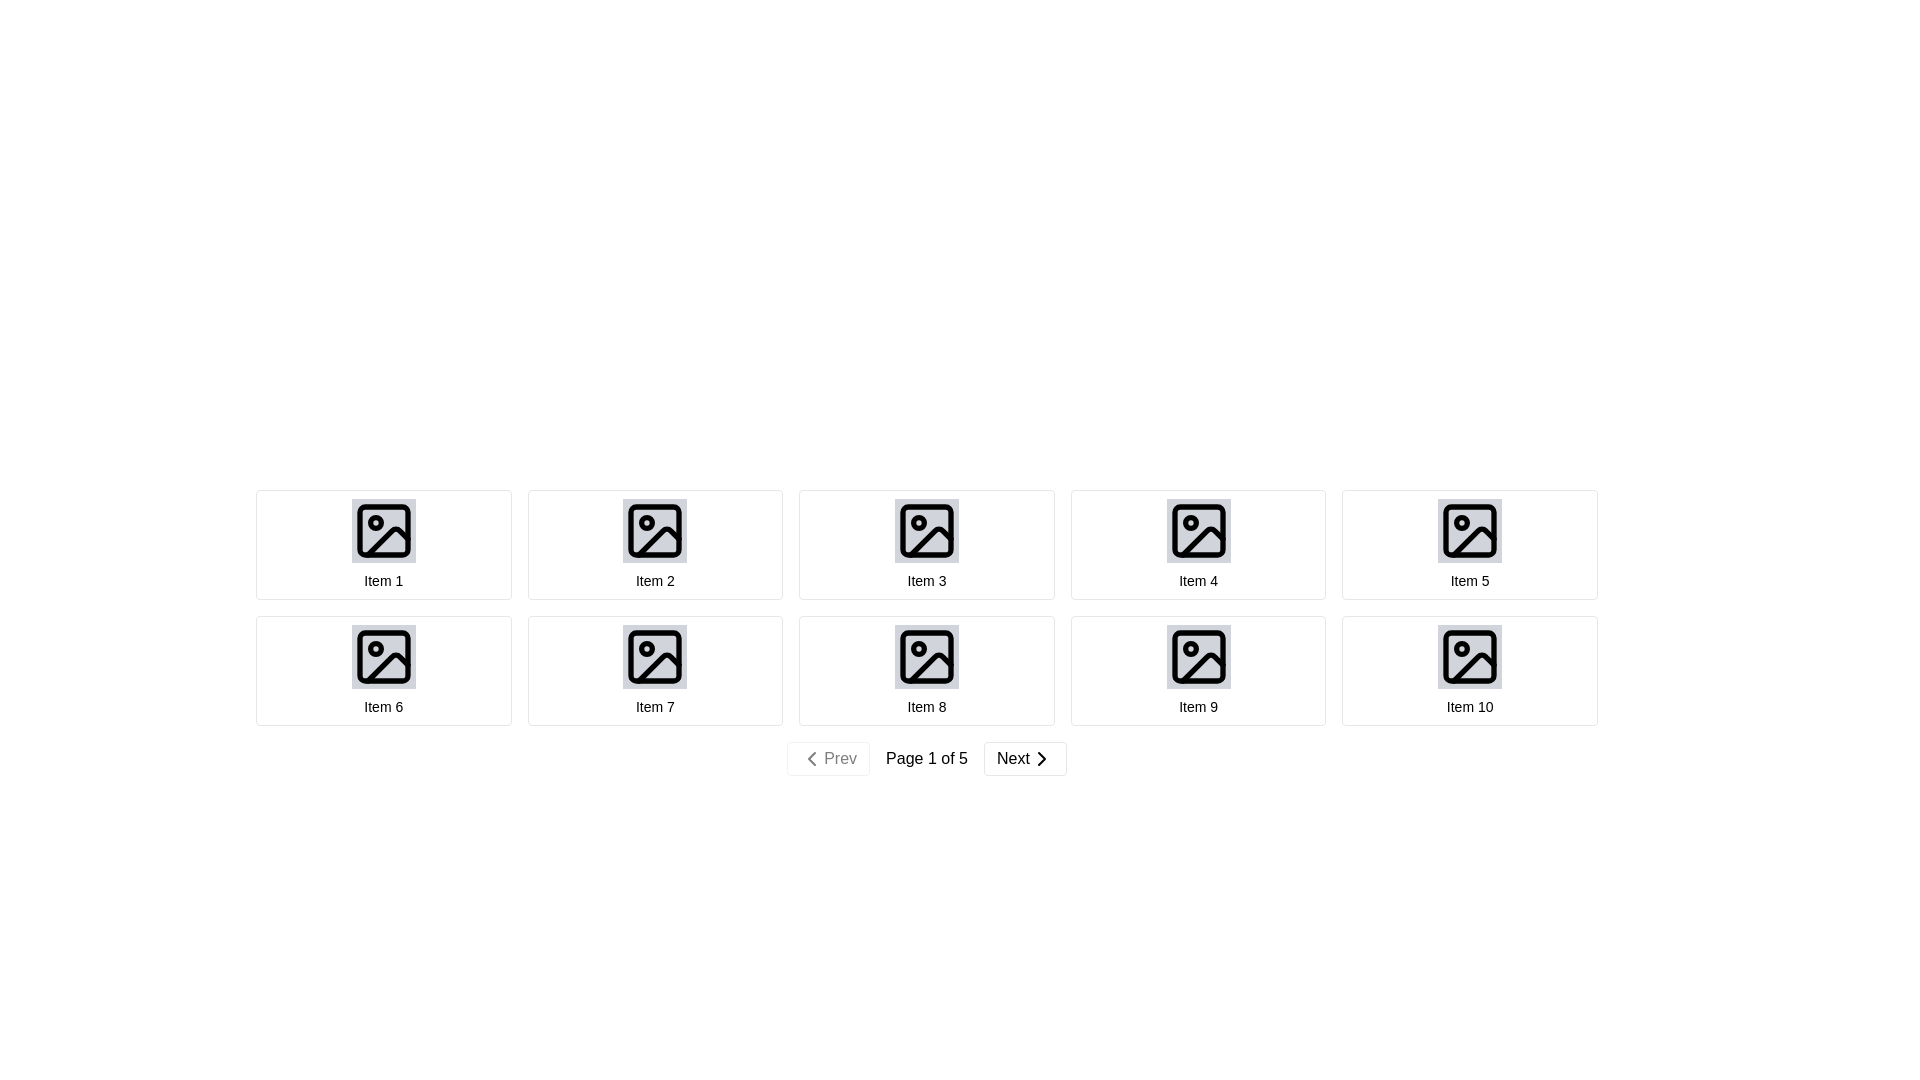 The width and height of the screenshot is (1920, 1080). What do you see at coordinates (925, 759) in the screenshot?
I see `the current page number text displayed in the pagination navigation component, located at the bottom center of the interface, between the 'Prev' and 'Next' buttons` at bounding box center [925, 759].